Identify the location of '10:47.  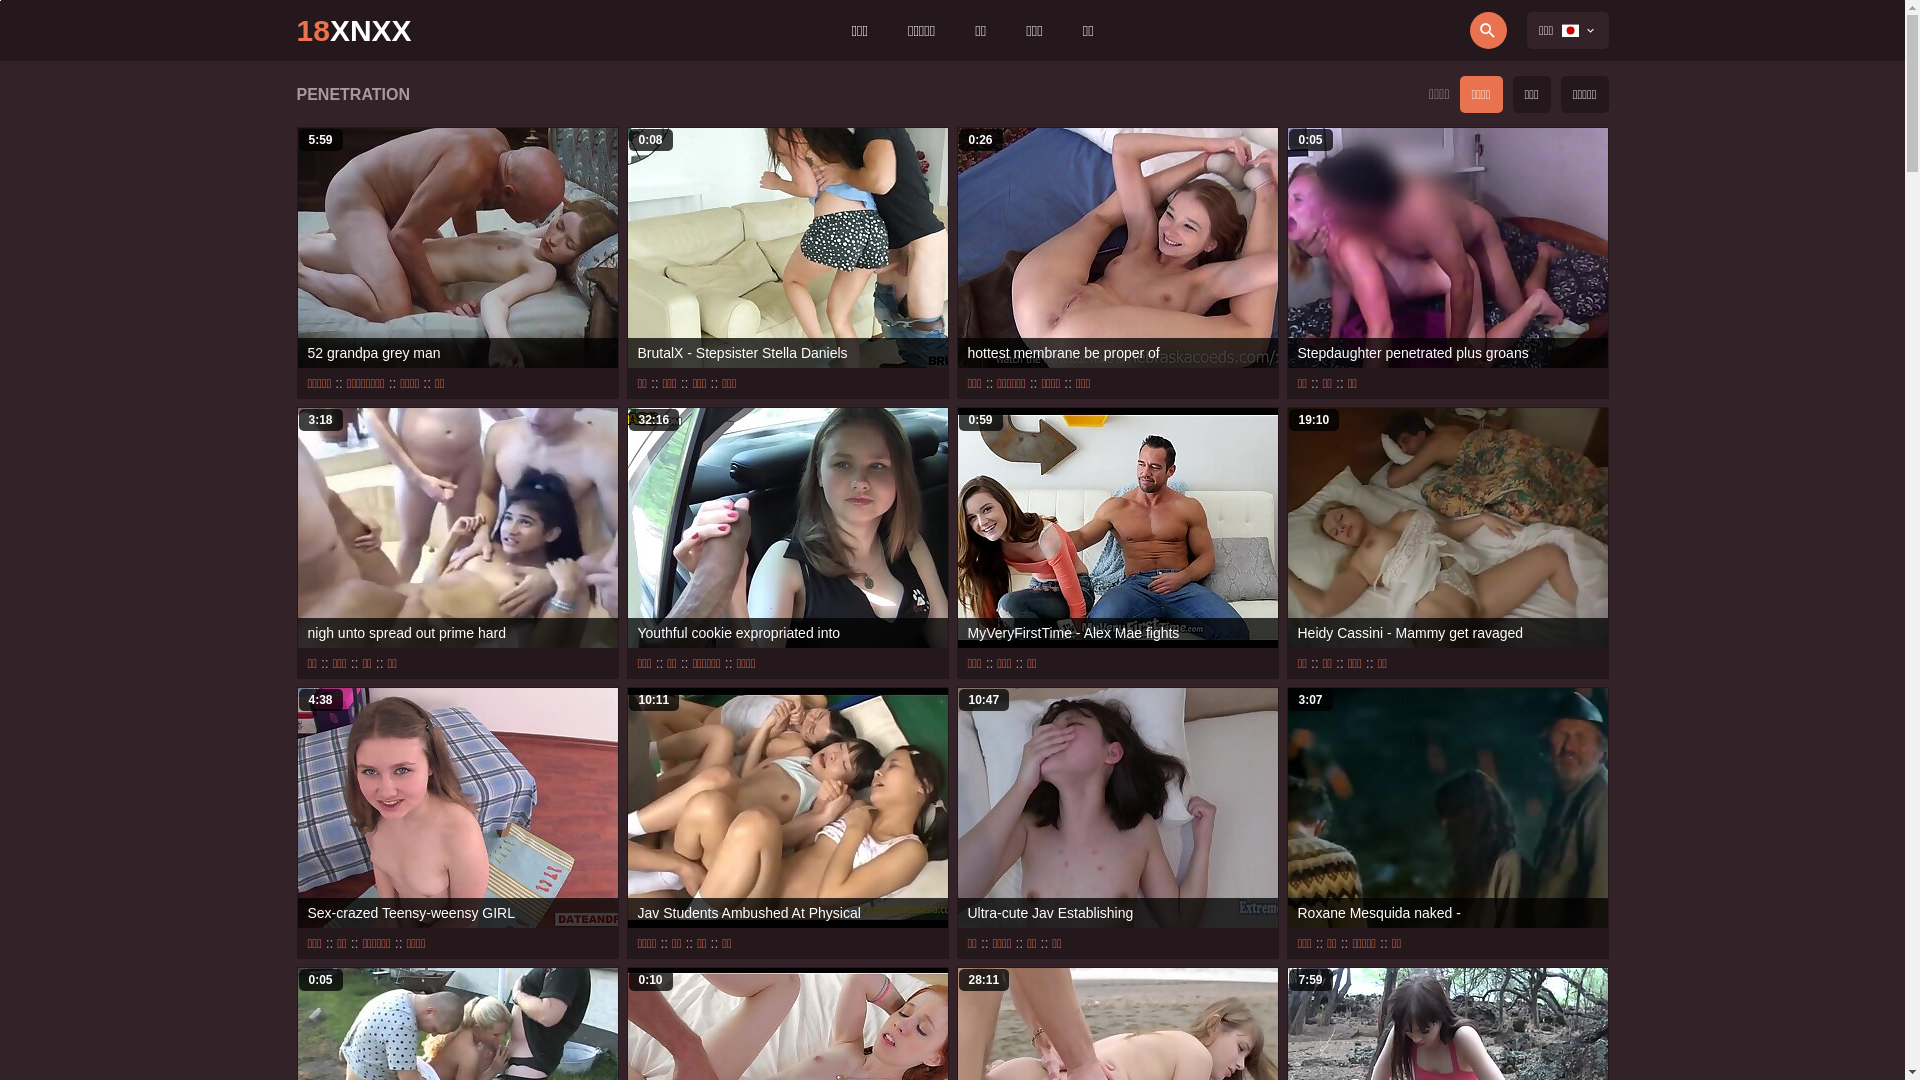
(1117, 806).